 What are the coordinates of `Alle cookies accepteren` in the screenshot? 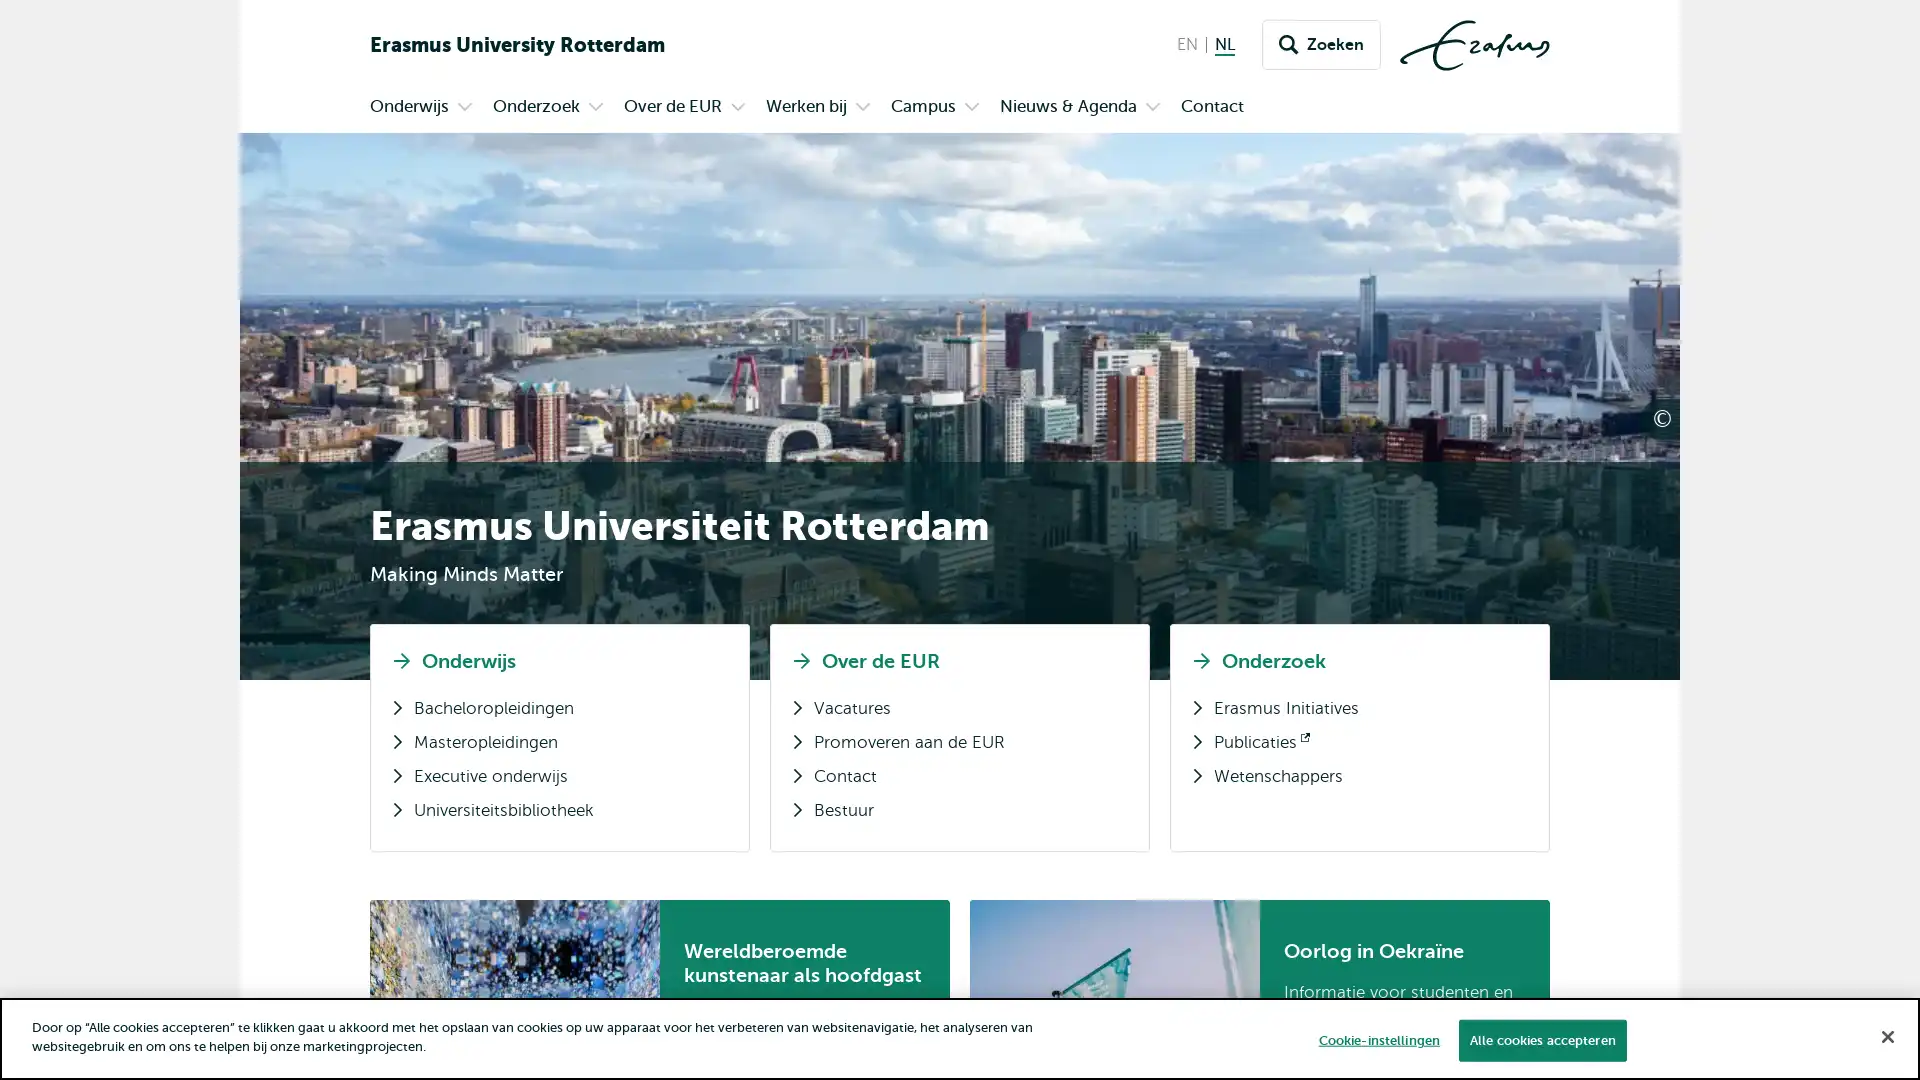 It's located at (1540, 1039).